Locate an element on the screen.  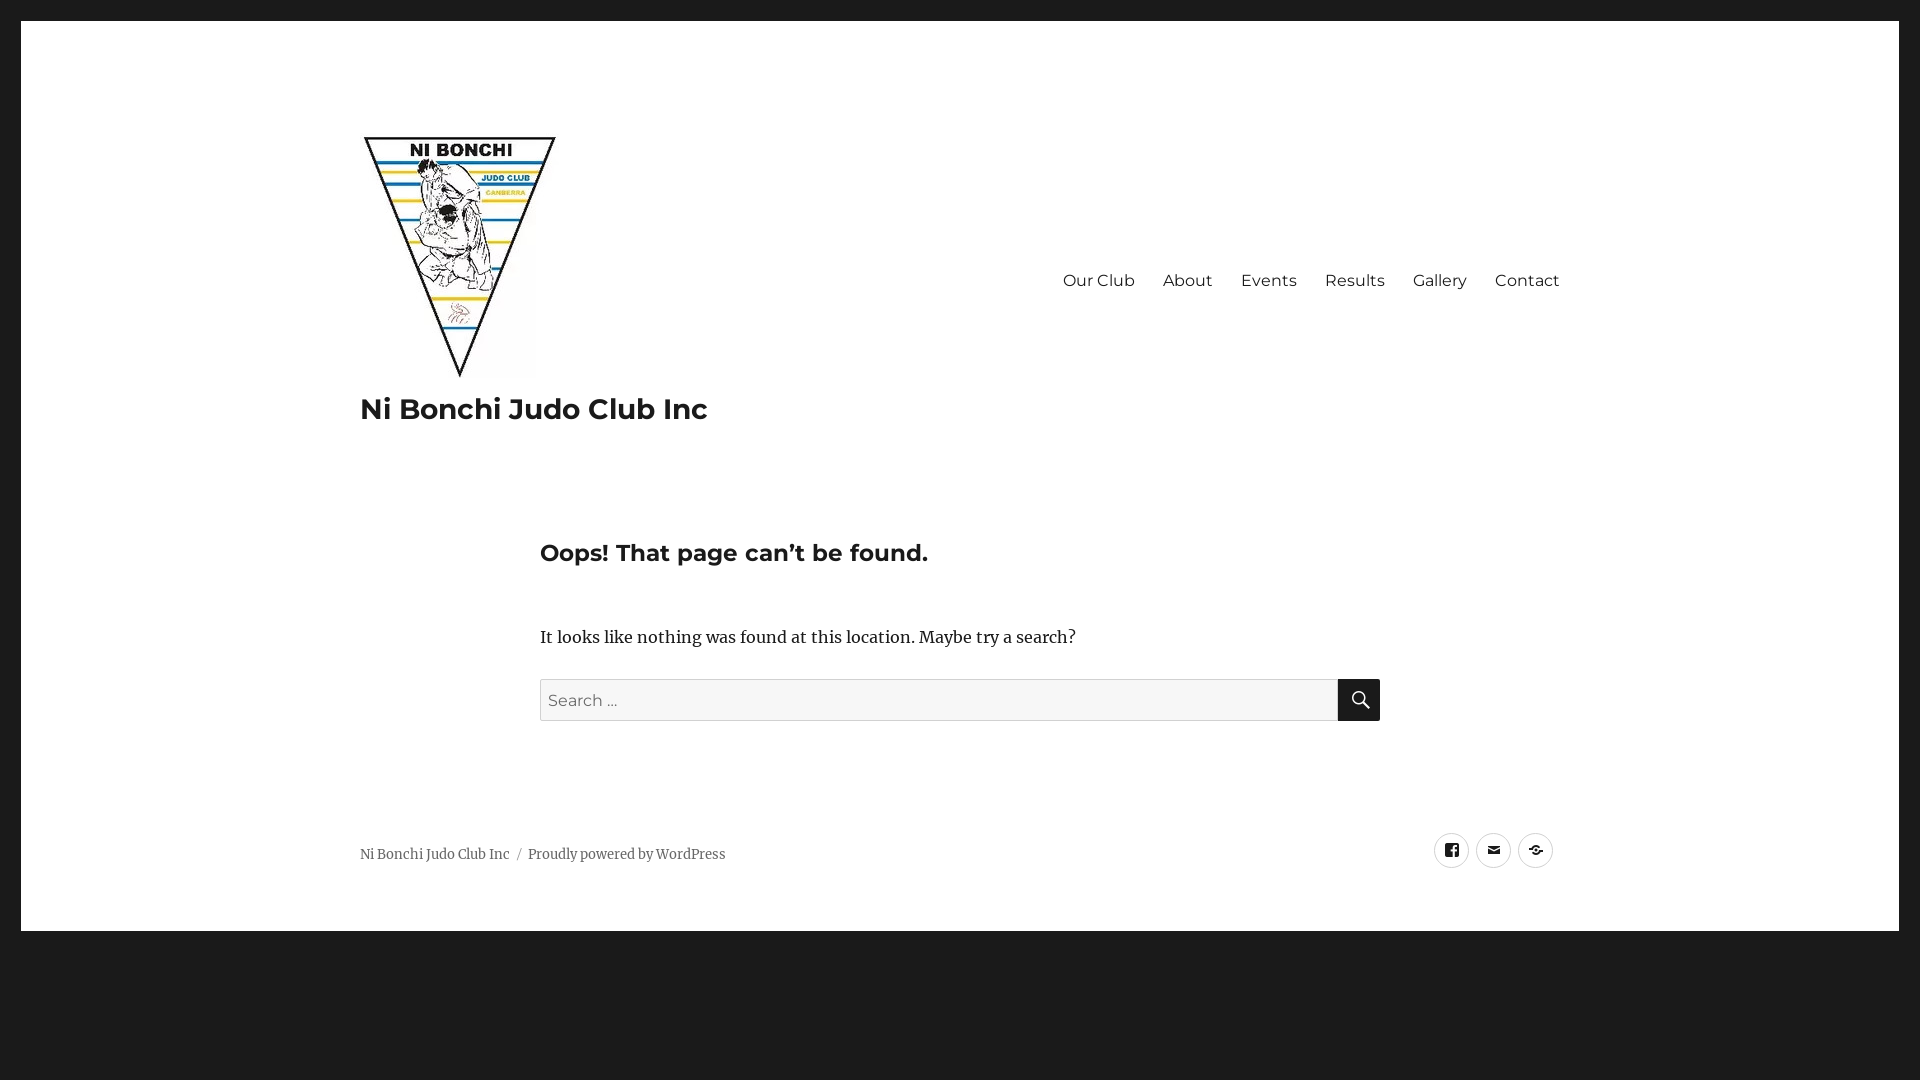
'Proudly powered by WordPress' is located at coordinates (626, 854).